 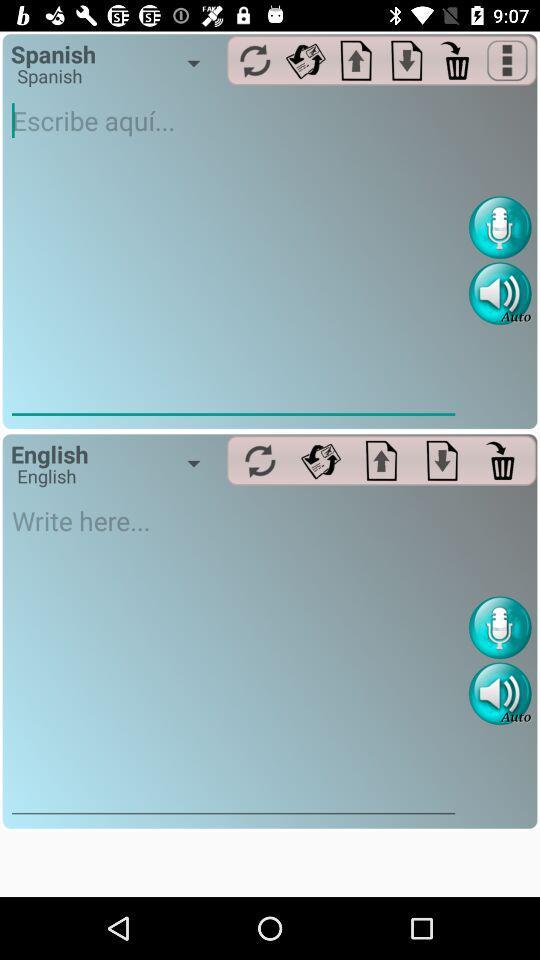 What do you see at coordinates (442, 460) in the screenshot?
I see `the arrow_downward icon` at bounding box center [442, 460].